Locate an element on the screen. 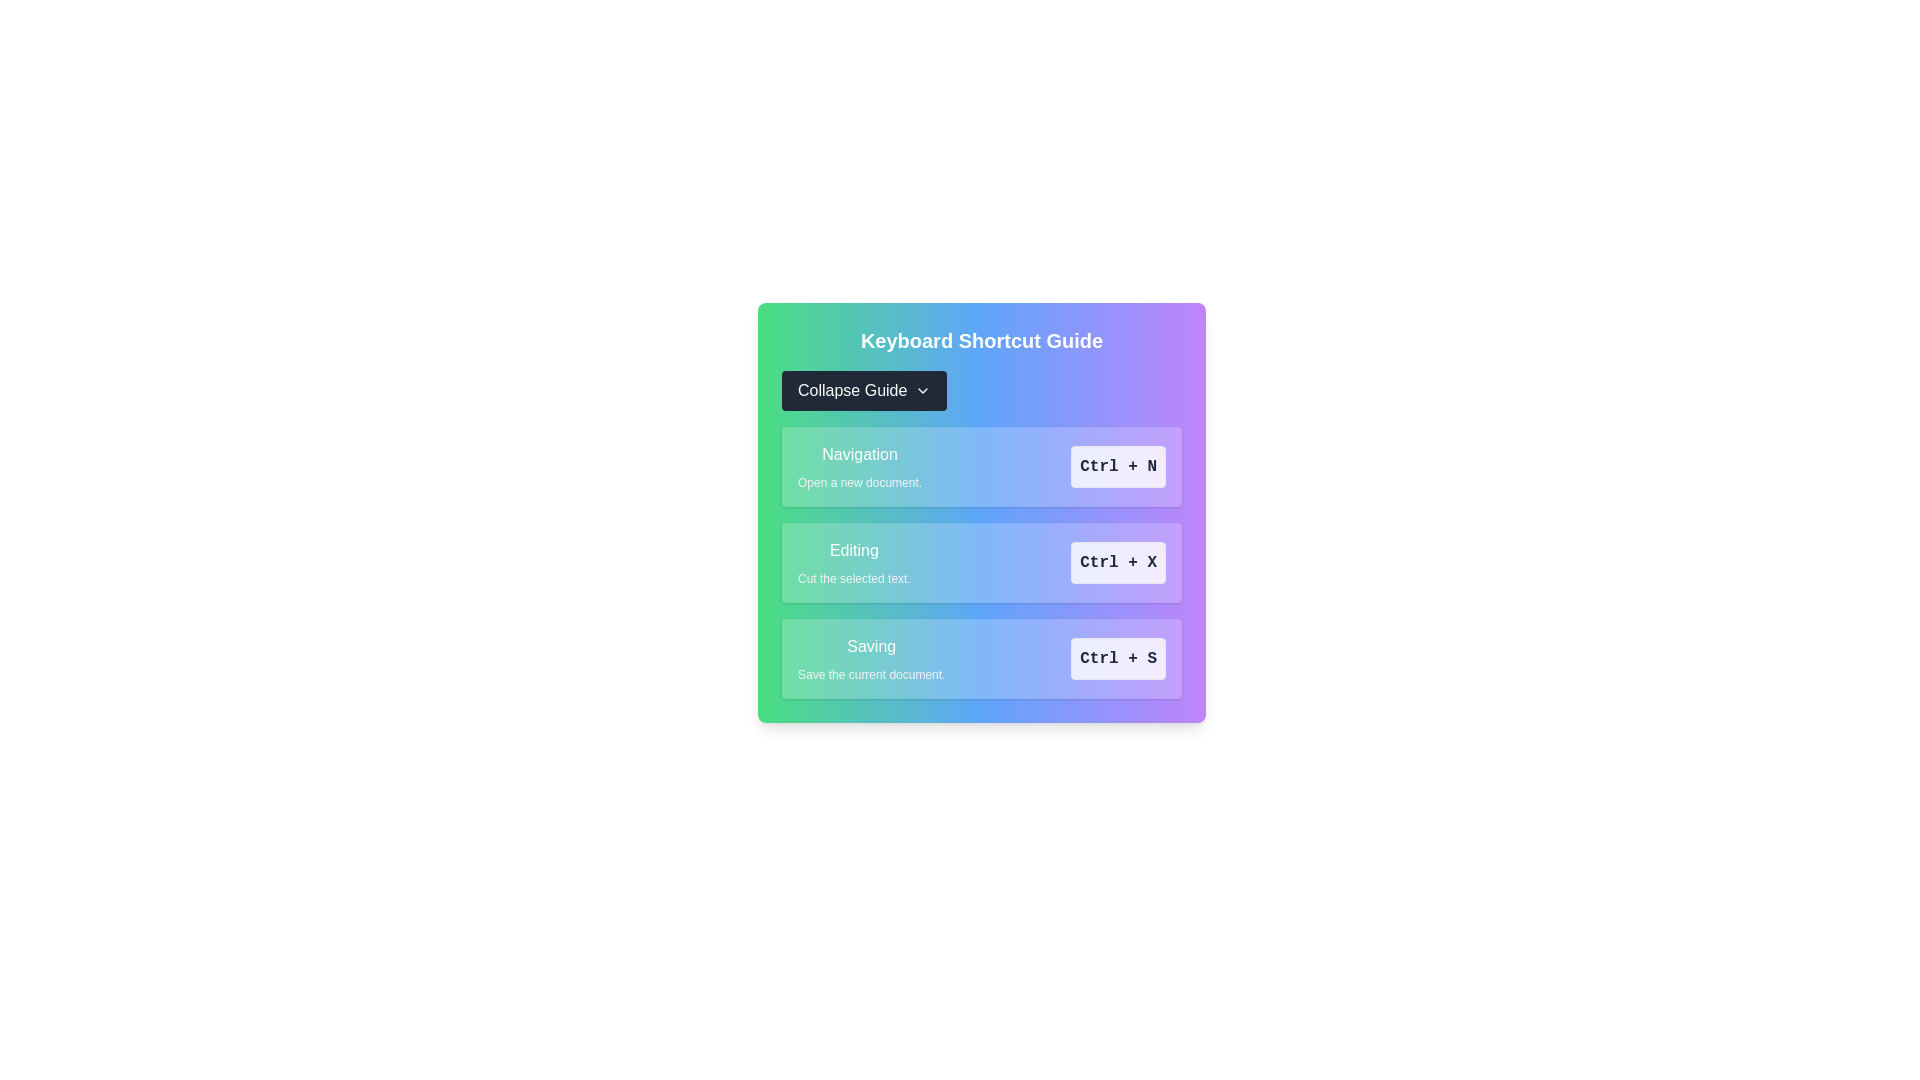 The height and width of the screenshot is (1080, 1920). the text label displaying the keyboard shortcut 'Ctrl + N' associated with the 'Navigation' functionality, located on the right-most side of its group is located at coordinates (1117, 466).